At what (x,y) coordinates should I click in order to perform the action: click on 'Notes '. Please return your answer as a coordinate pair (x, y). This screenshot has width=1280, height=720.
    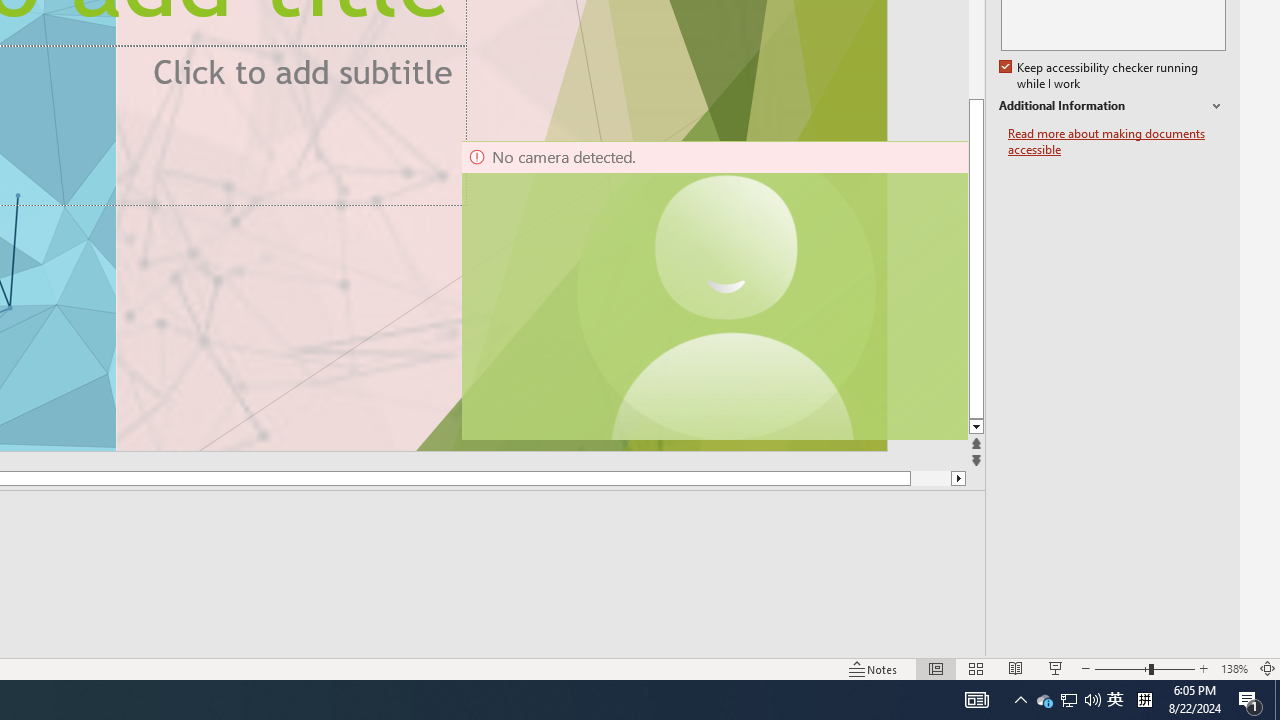
    Looking at the image, I should click on (874, 669).